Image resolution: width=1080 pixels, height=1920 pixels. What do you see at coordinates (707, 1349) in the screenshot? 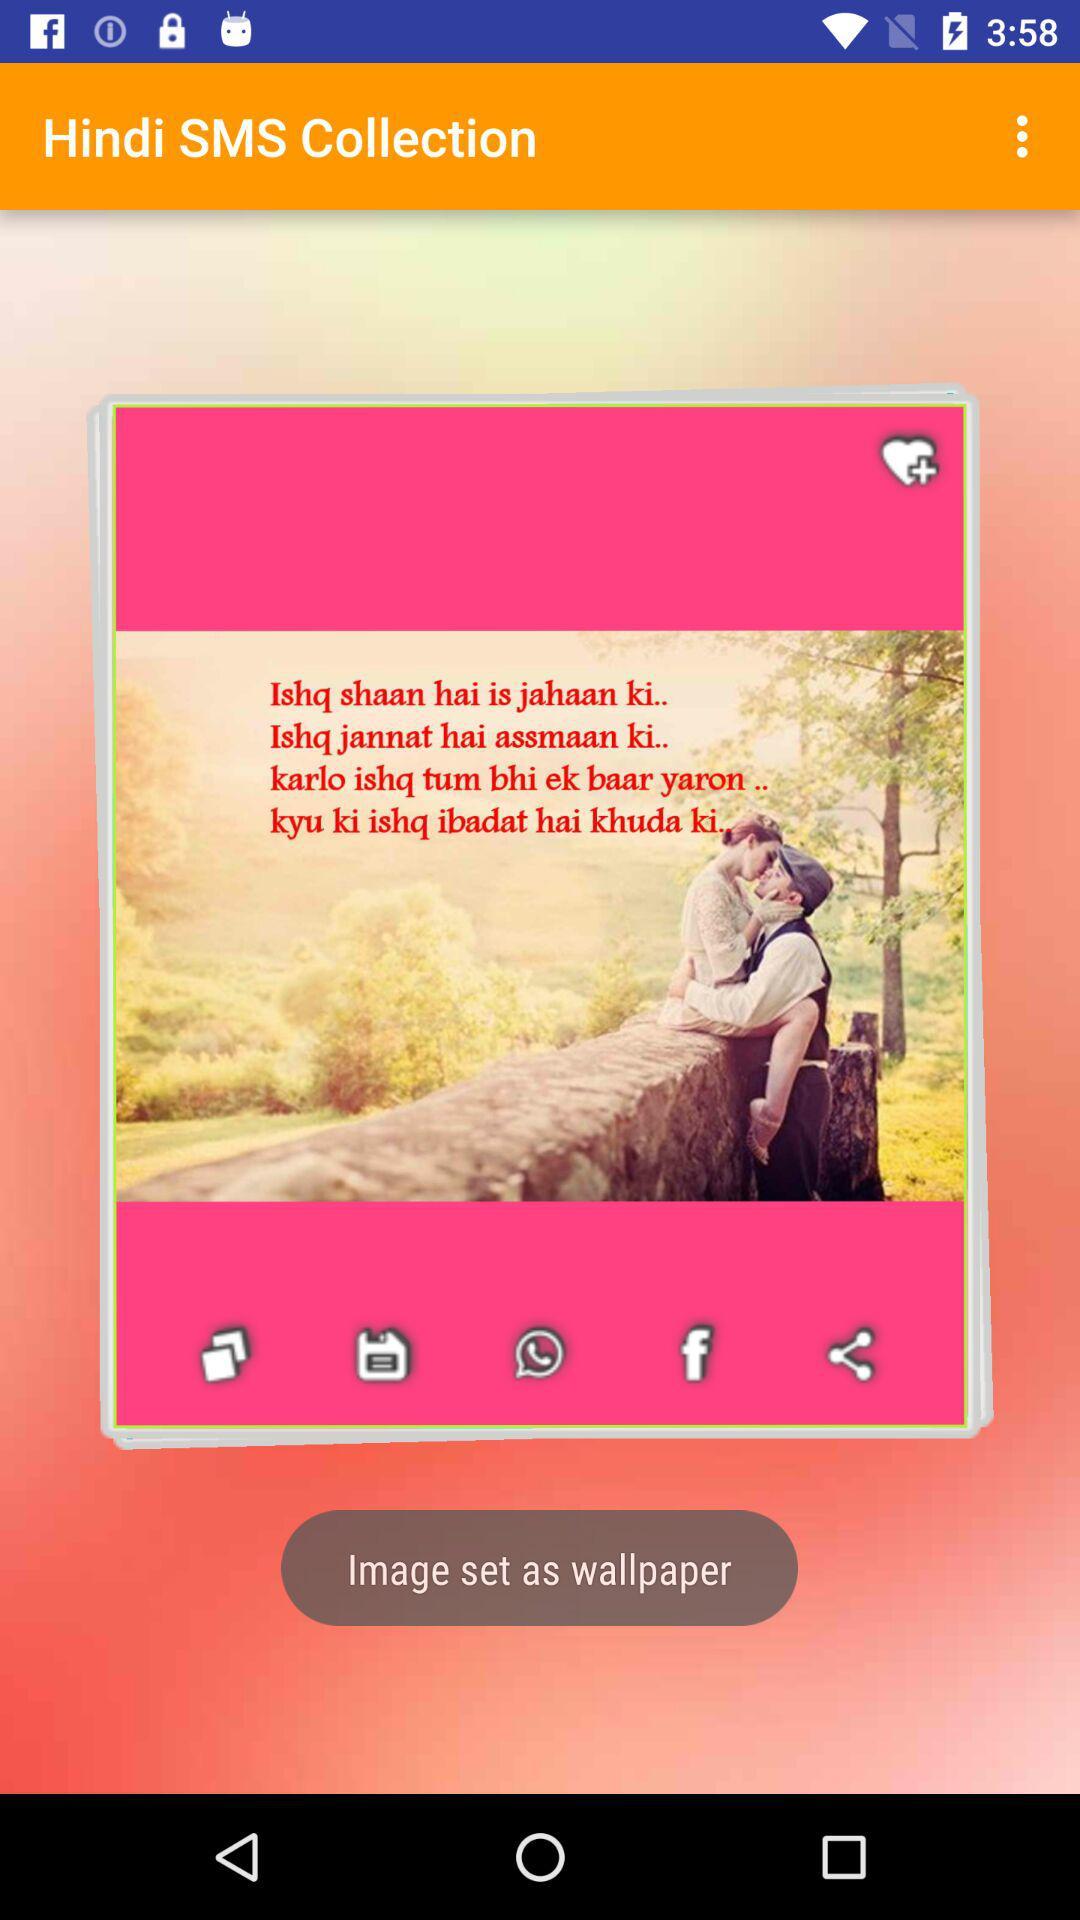
I see `the facebook icon` at bounding box center [707, 1349].